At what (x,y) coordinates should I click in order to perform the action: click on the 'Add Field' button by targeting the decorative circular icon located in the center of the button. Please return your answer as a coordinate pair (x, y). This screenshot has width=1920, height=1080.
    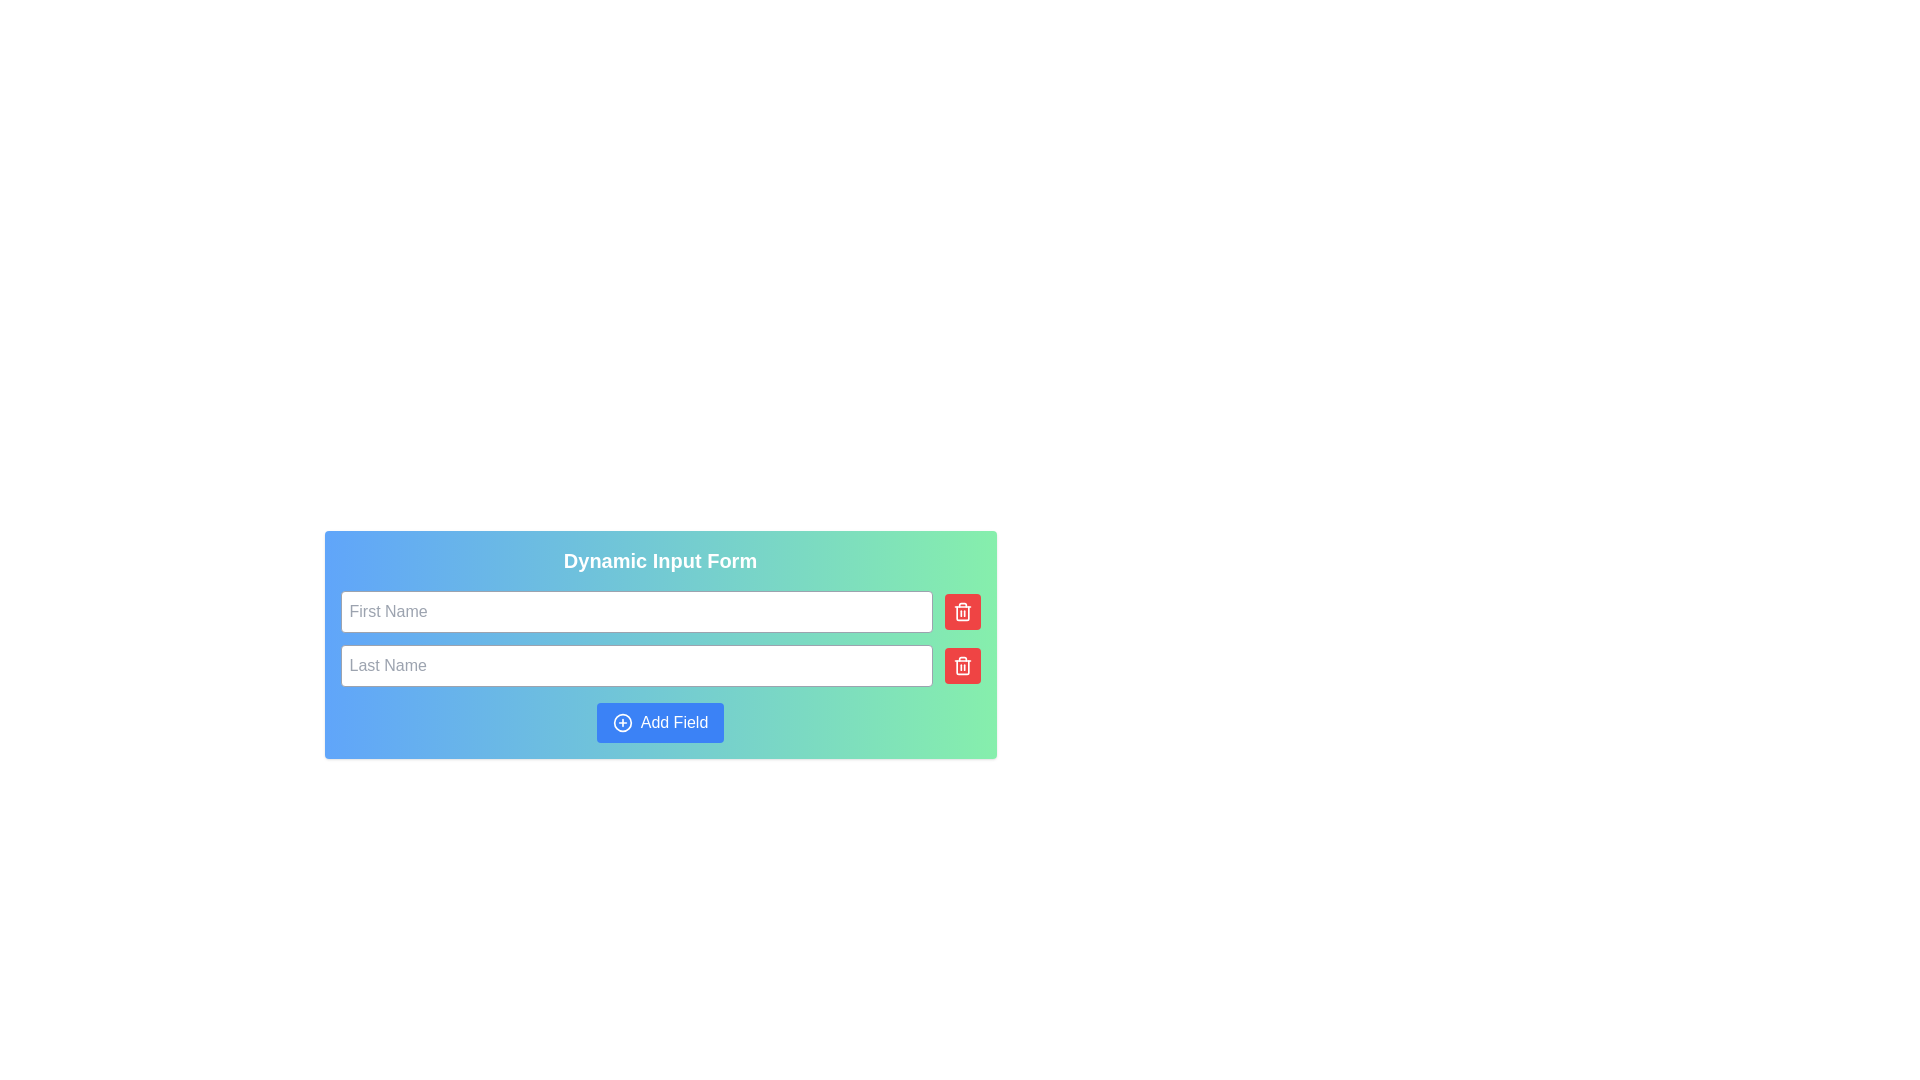
    Looking at the image, I should click on (621, 722).